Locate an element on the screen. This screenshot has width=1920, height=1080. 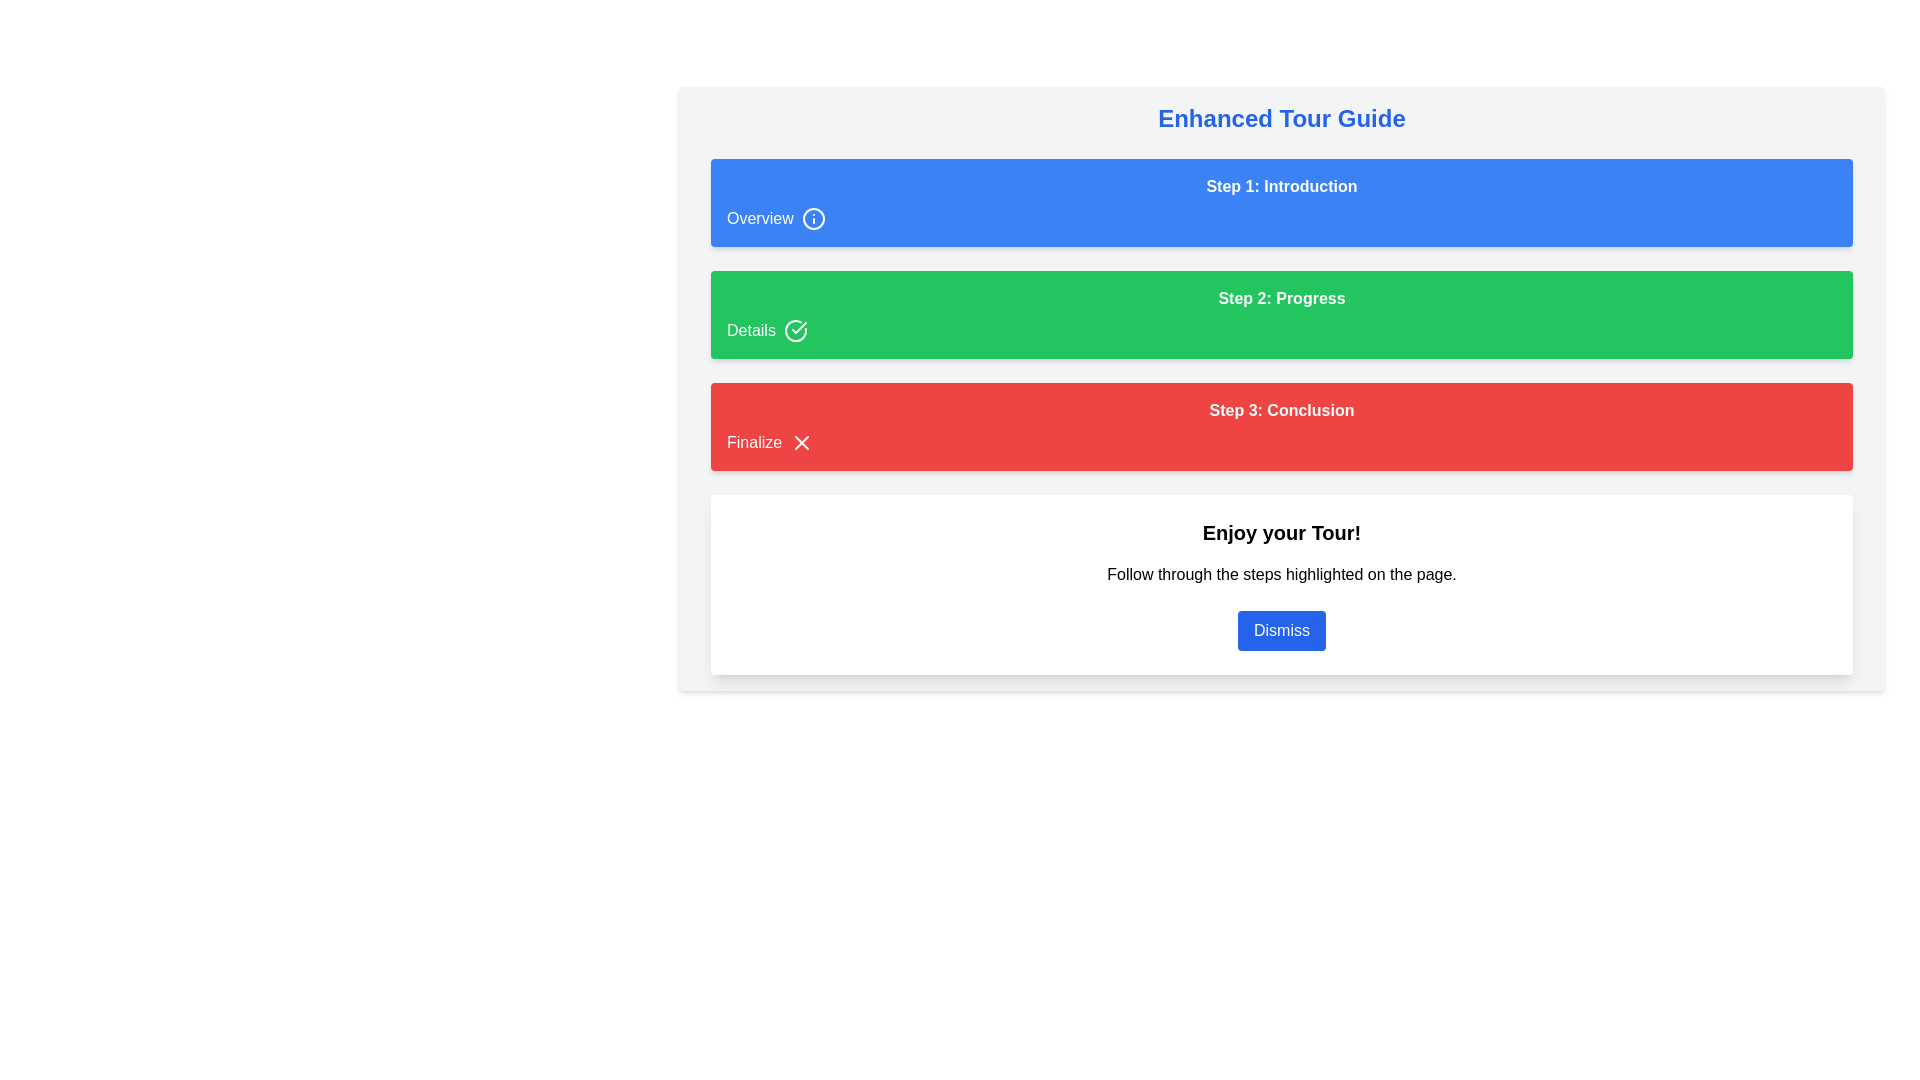
the Guided step panel, which features a red background with white text, displaying 'Step 3: Conclusion' and a smaller 'Finalize' text near an icon is located at coordinates (1281, 426).